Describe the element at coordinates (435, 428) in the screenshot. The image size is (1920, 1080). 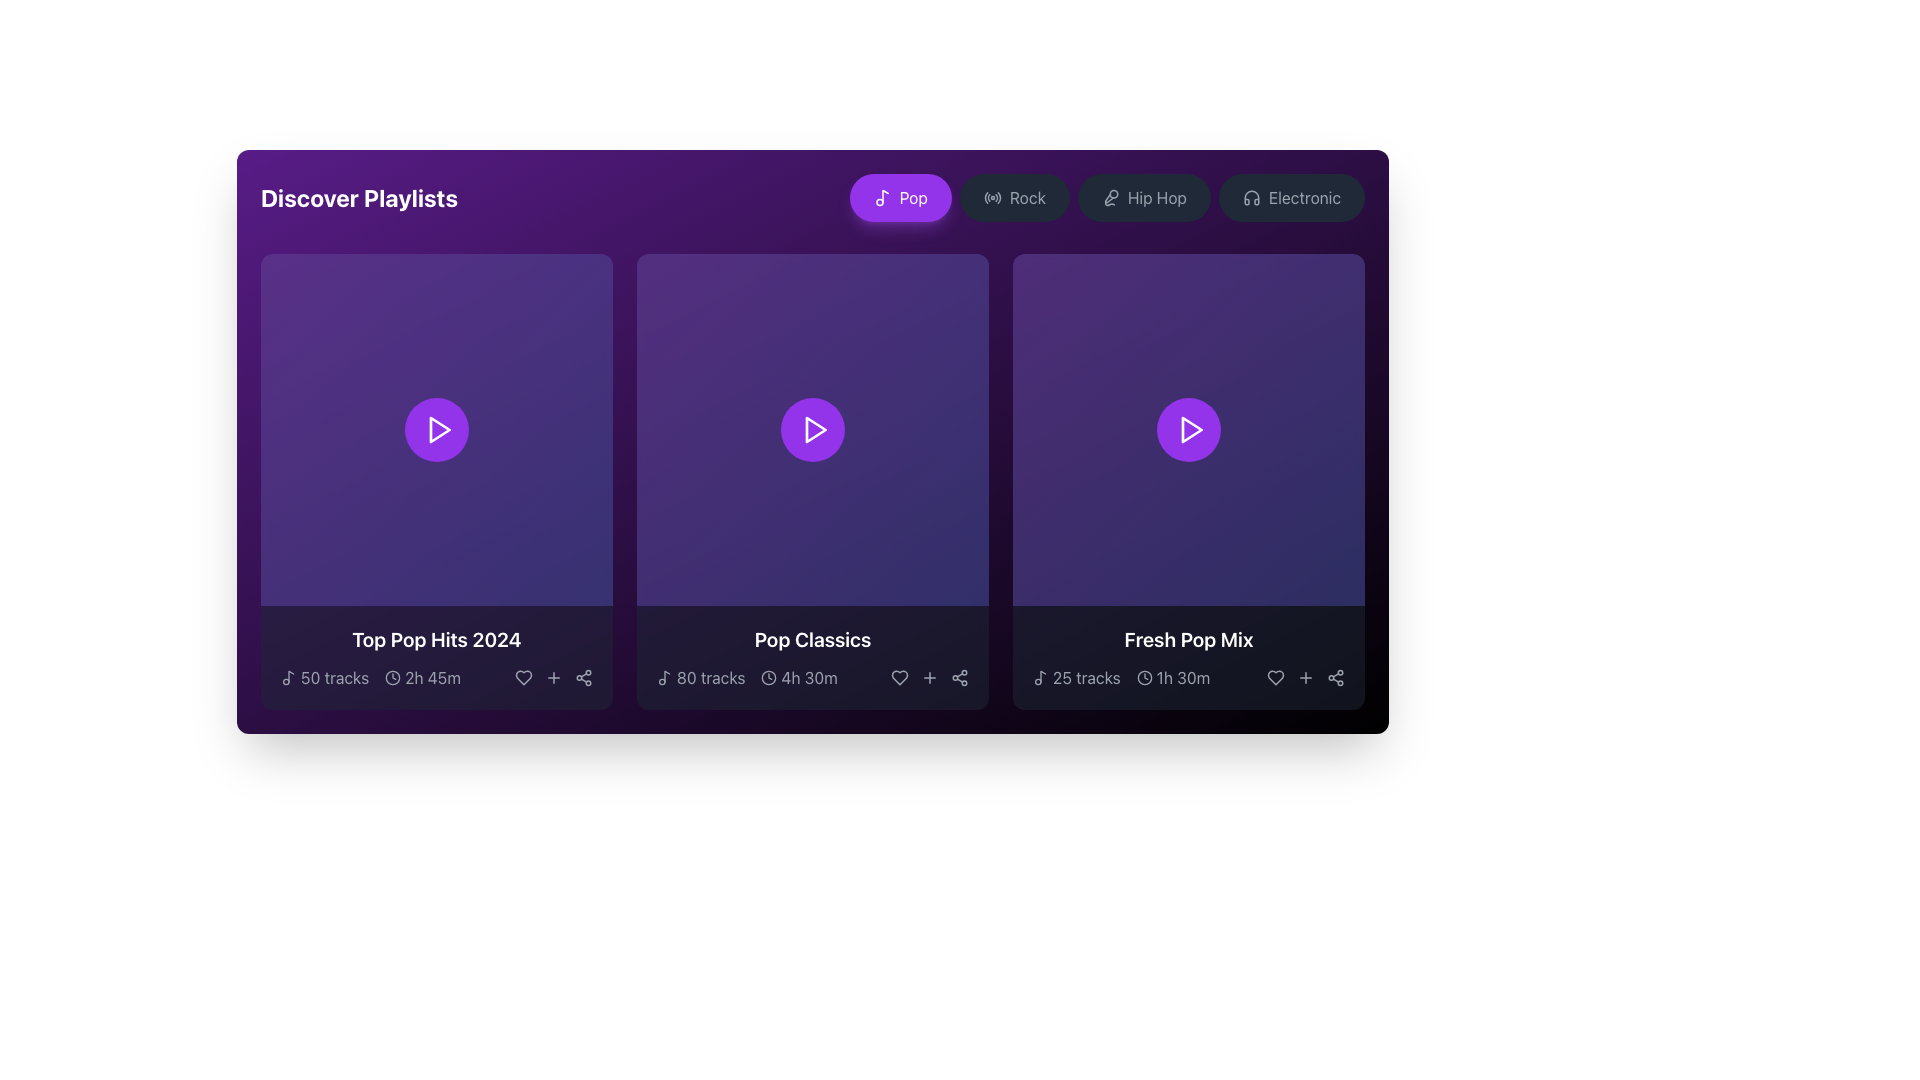
I see `the circular button with a purple background and white play icon located in the upper-middle section of the 'Top Pop Hits 2024' card to trigger hover effects` at that location.